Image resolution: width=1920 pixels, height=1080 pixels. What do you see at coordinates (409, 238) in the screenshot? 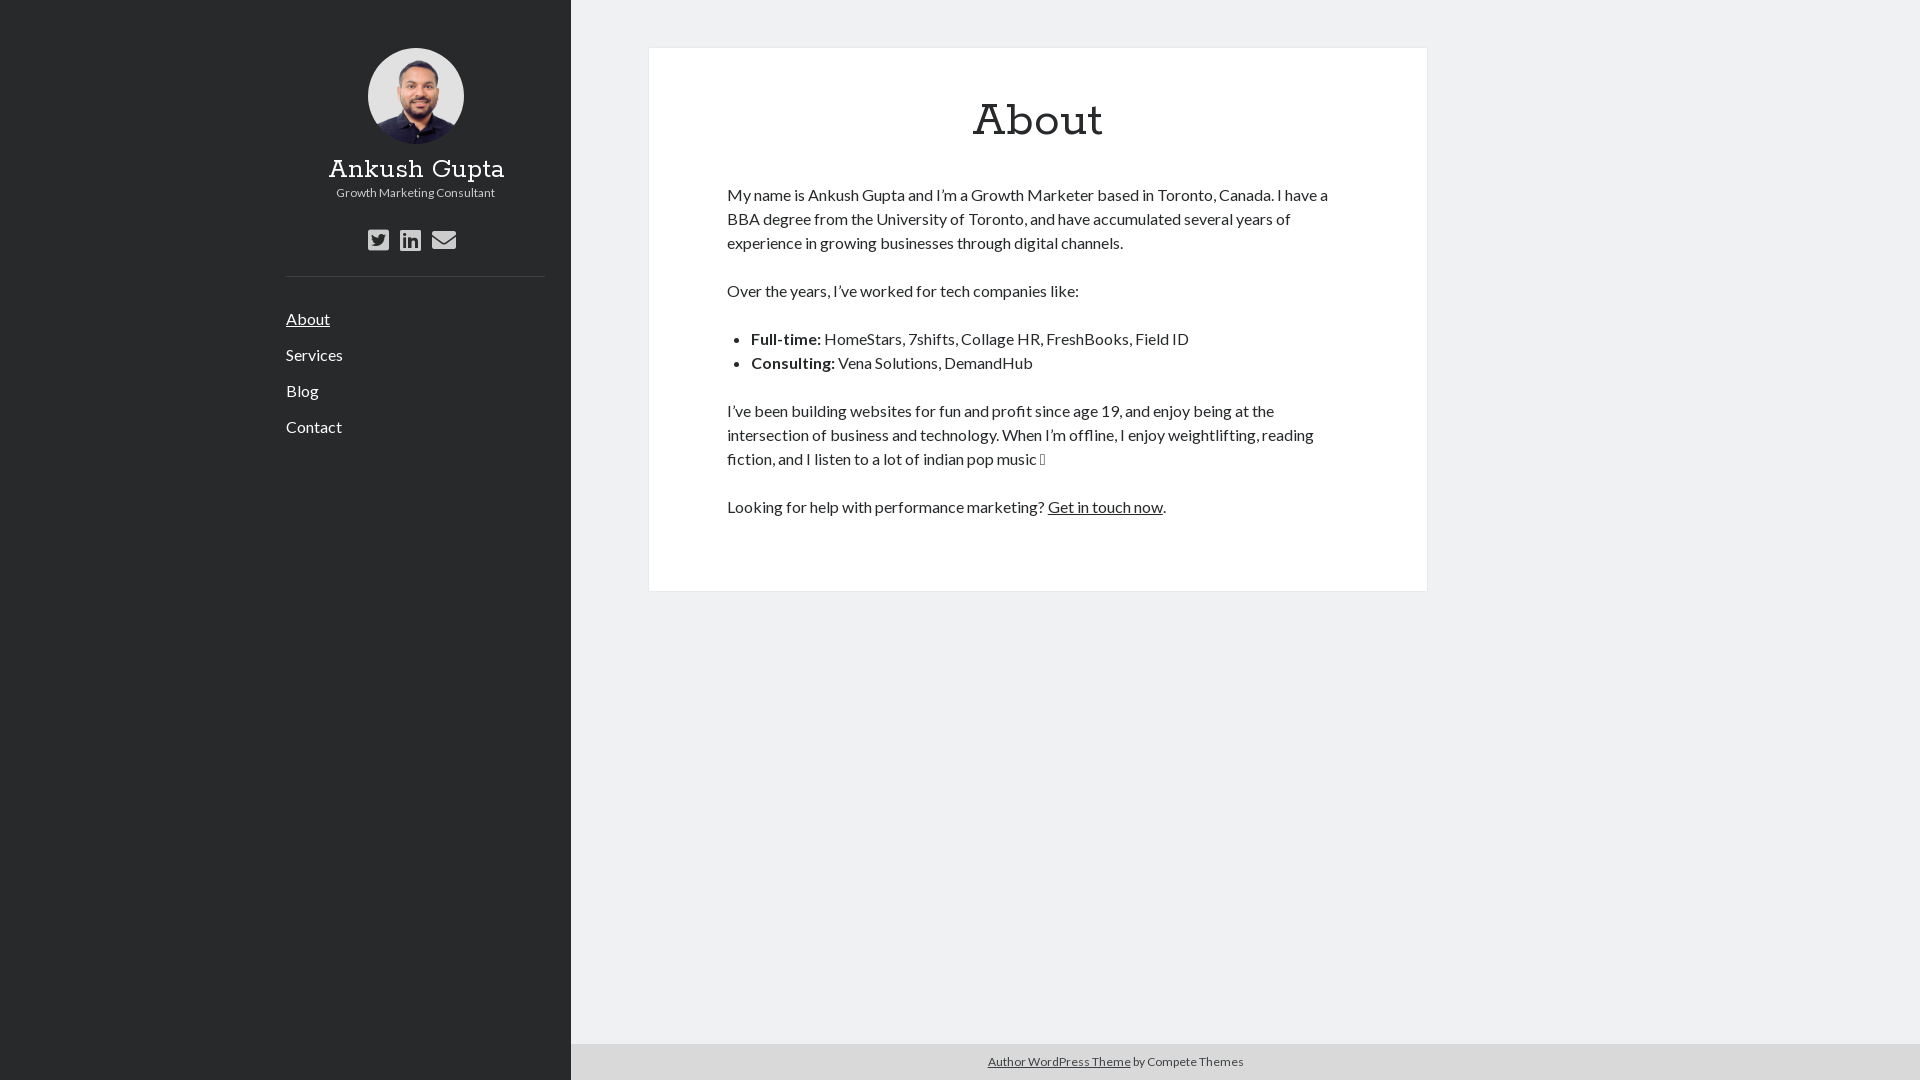
I see `'linkedin'` at bounding box center [409, 238].